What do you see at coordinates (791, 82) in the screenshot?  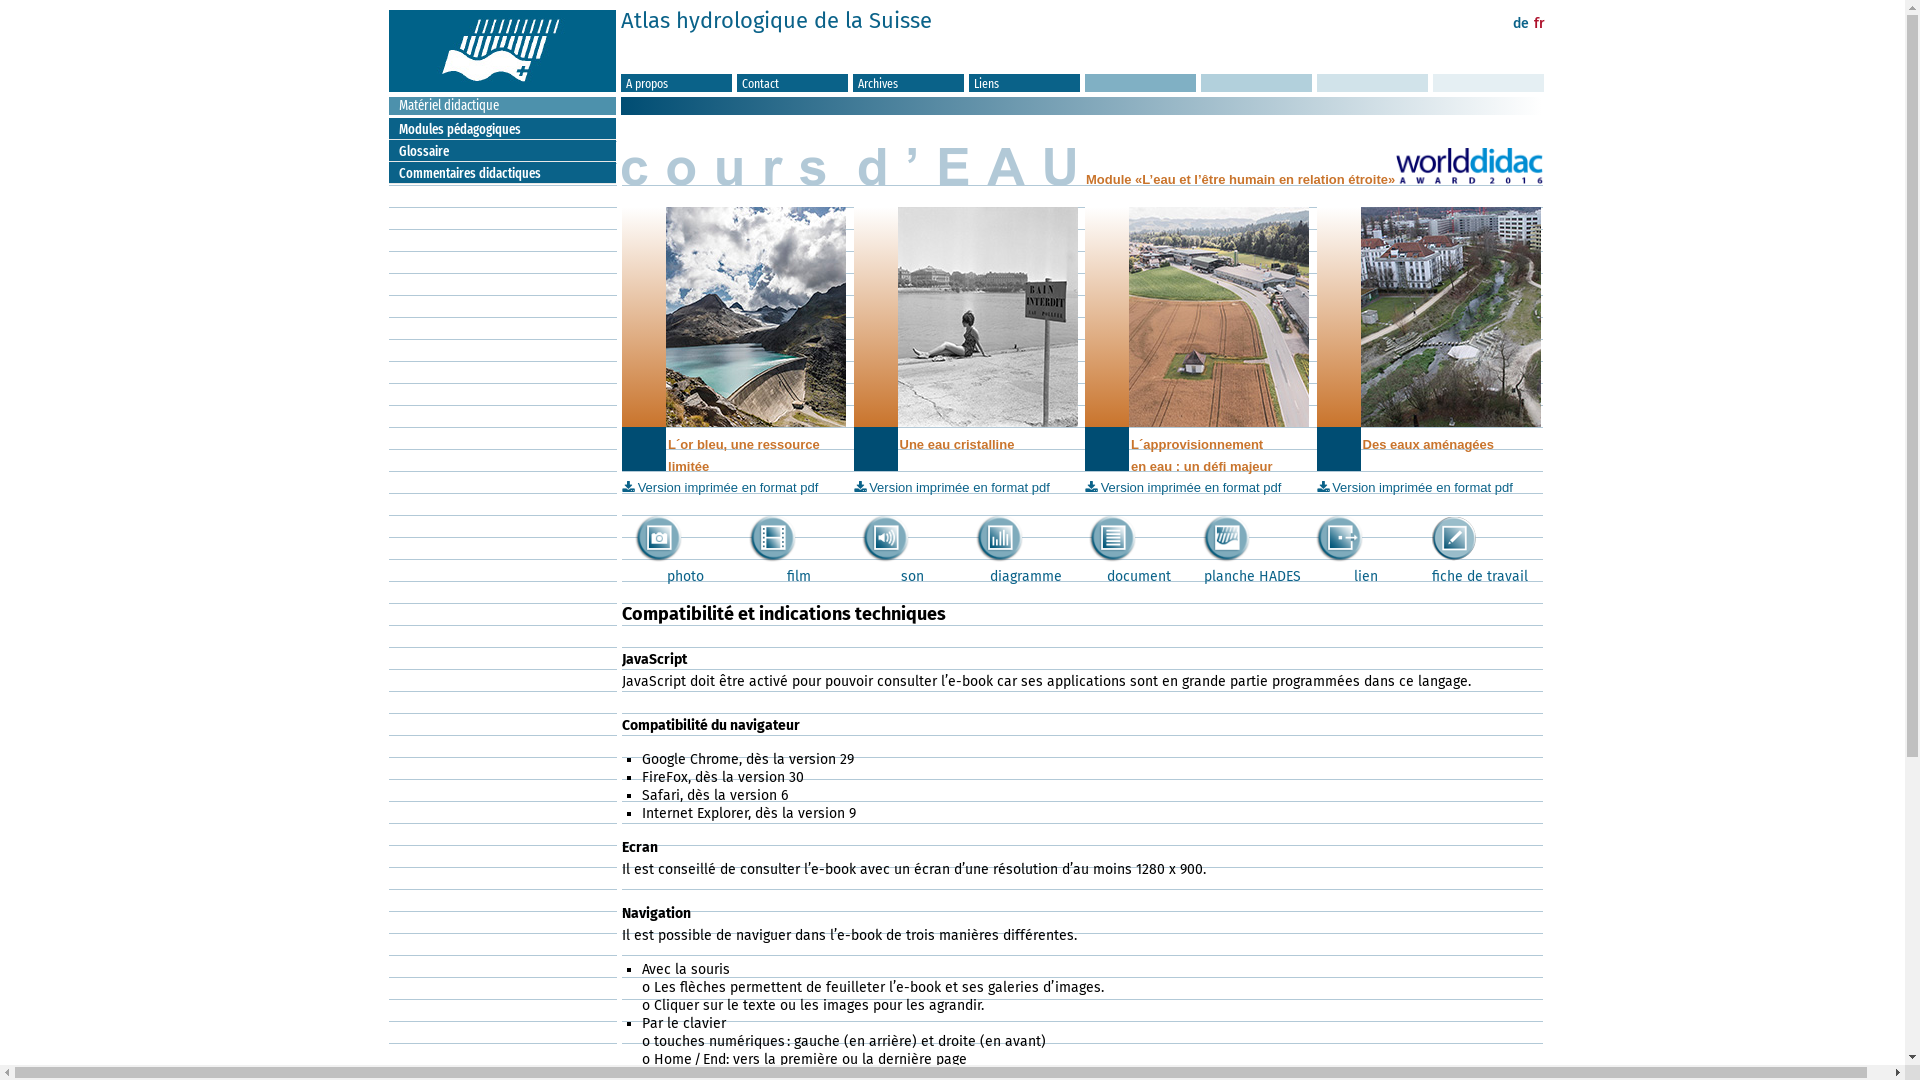 I see `'Contact'` at bounding box center [791, 82].